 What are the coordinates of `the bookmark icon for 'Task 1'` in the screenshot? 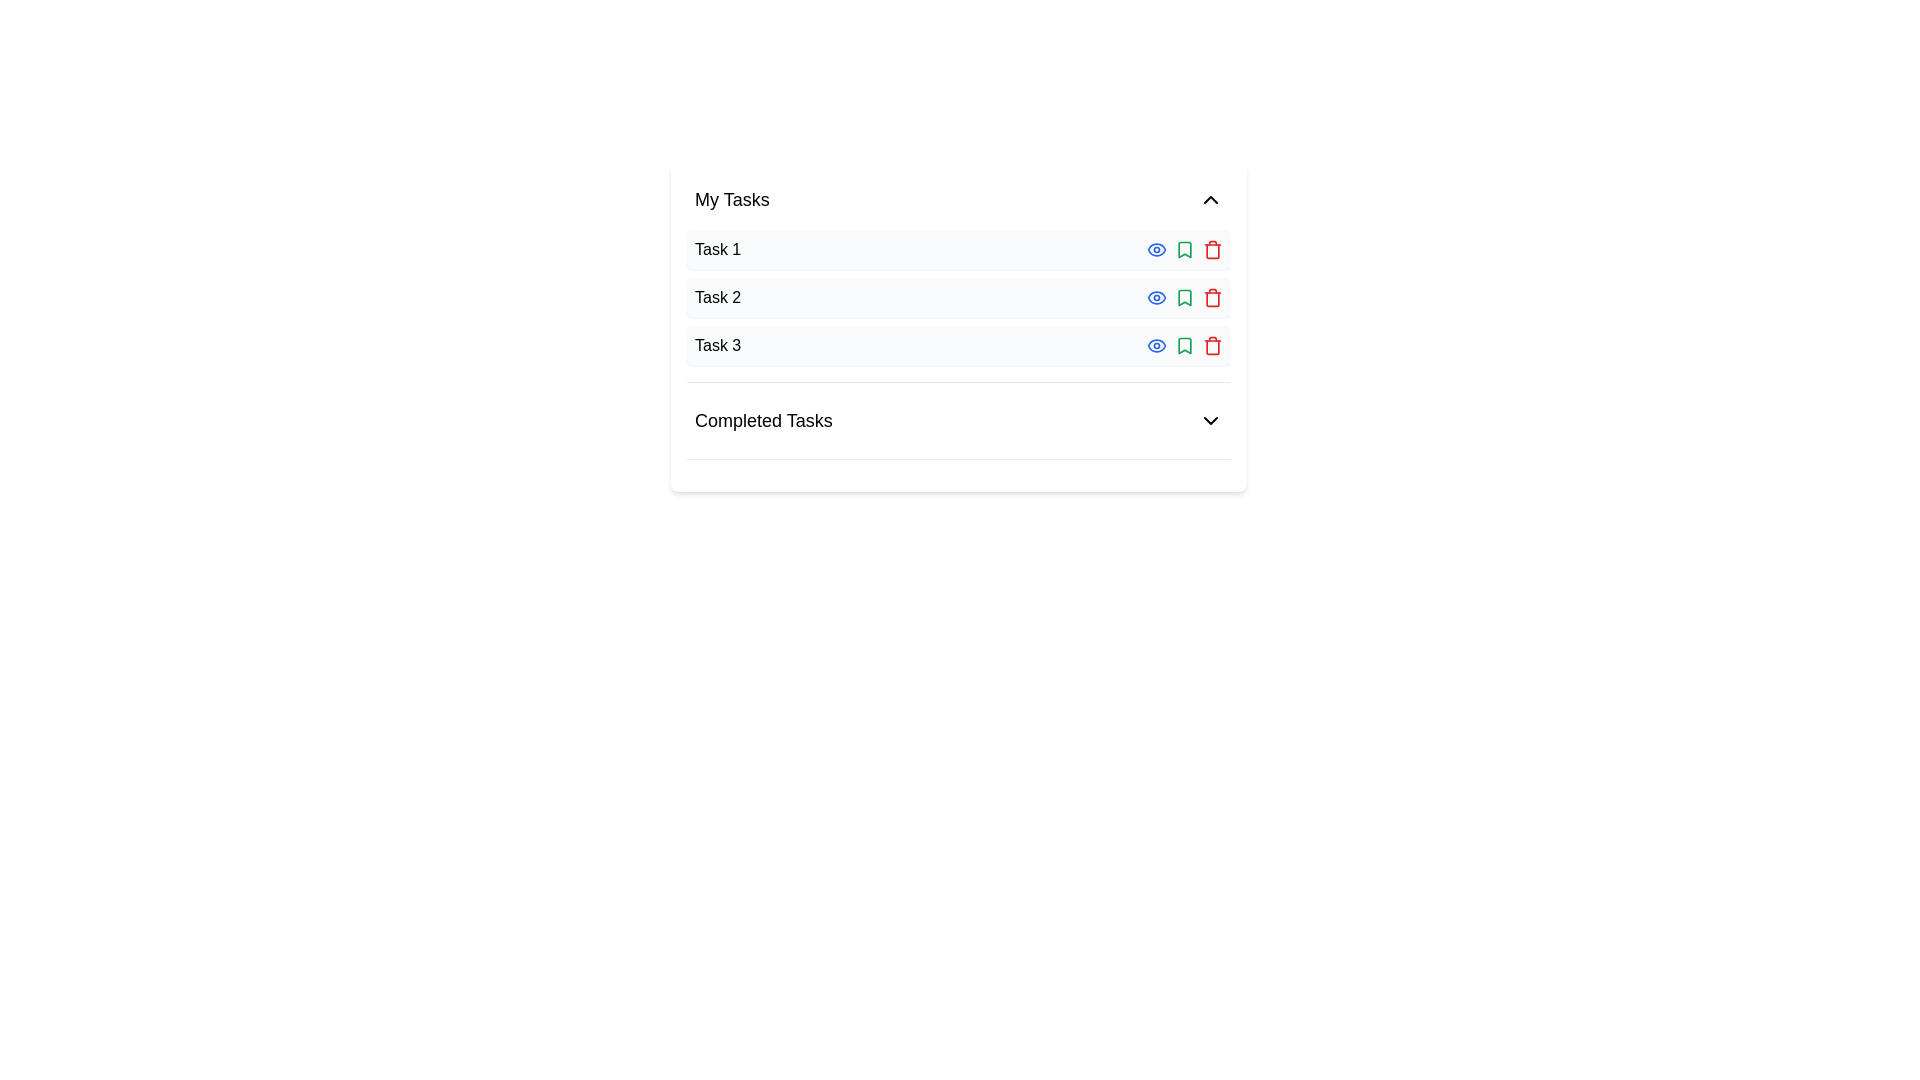 It's located at (1185, 345).